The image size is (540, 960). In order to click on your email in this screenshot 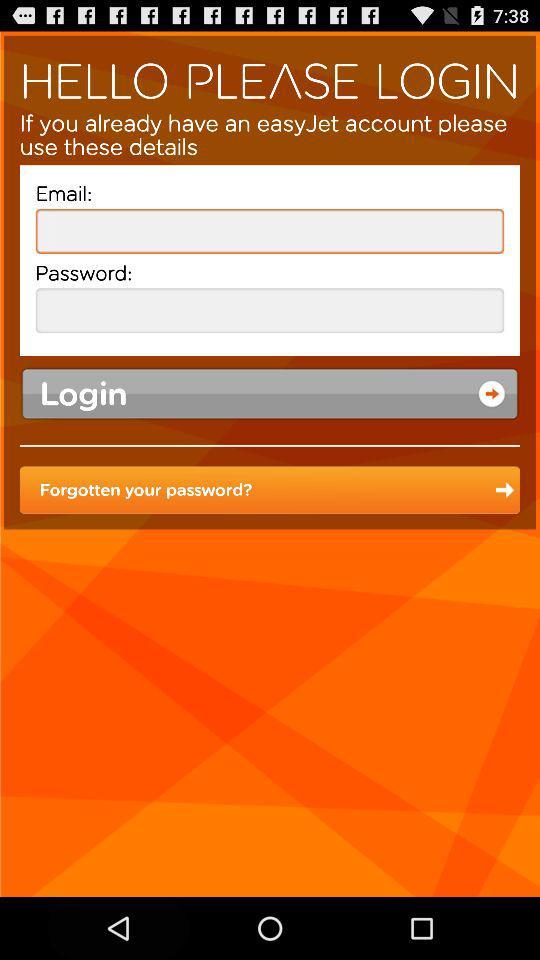, I will do `click(270, 231)`.